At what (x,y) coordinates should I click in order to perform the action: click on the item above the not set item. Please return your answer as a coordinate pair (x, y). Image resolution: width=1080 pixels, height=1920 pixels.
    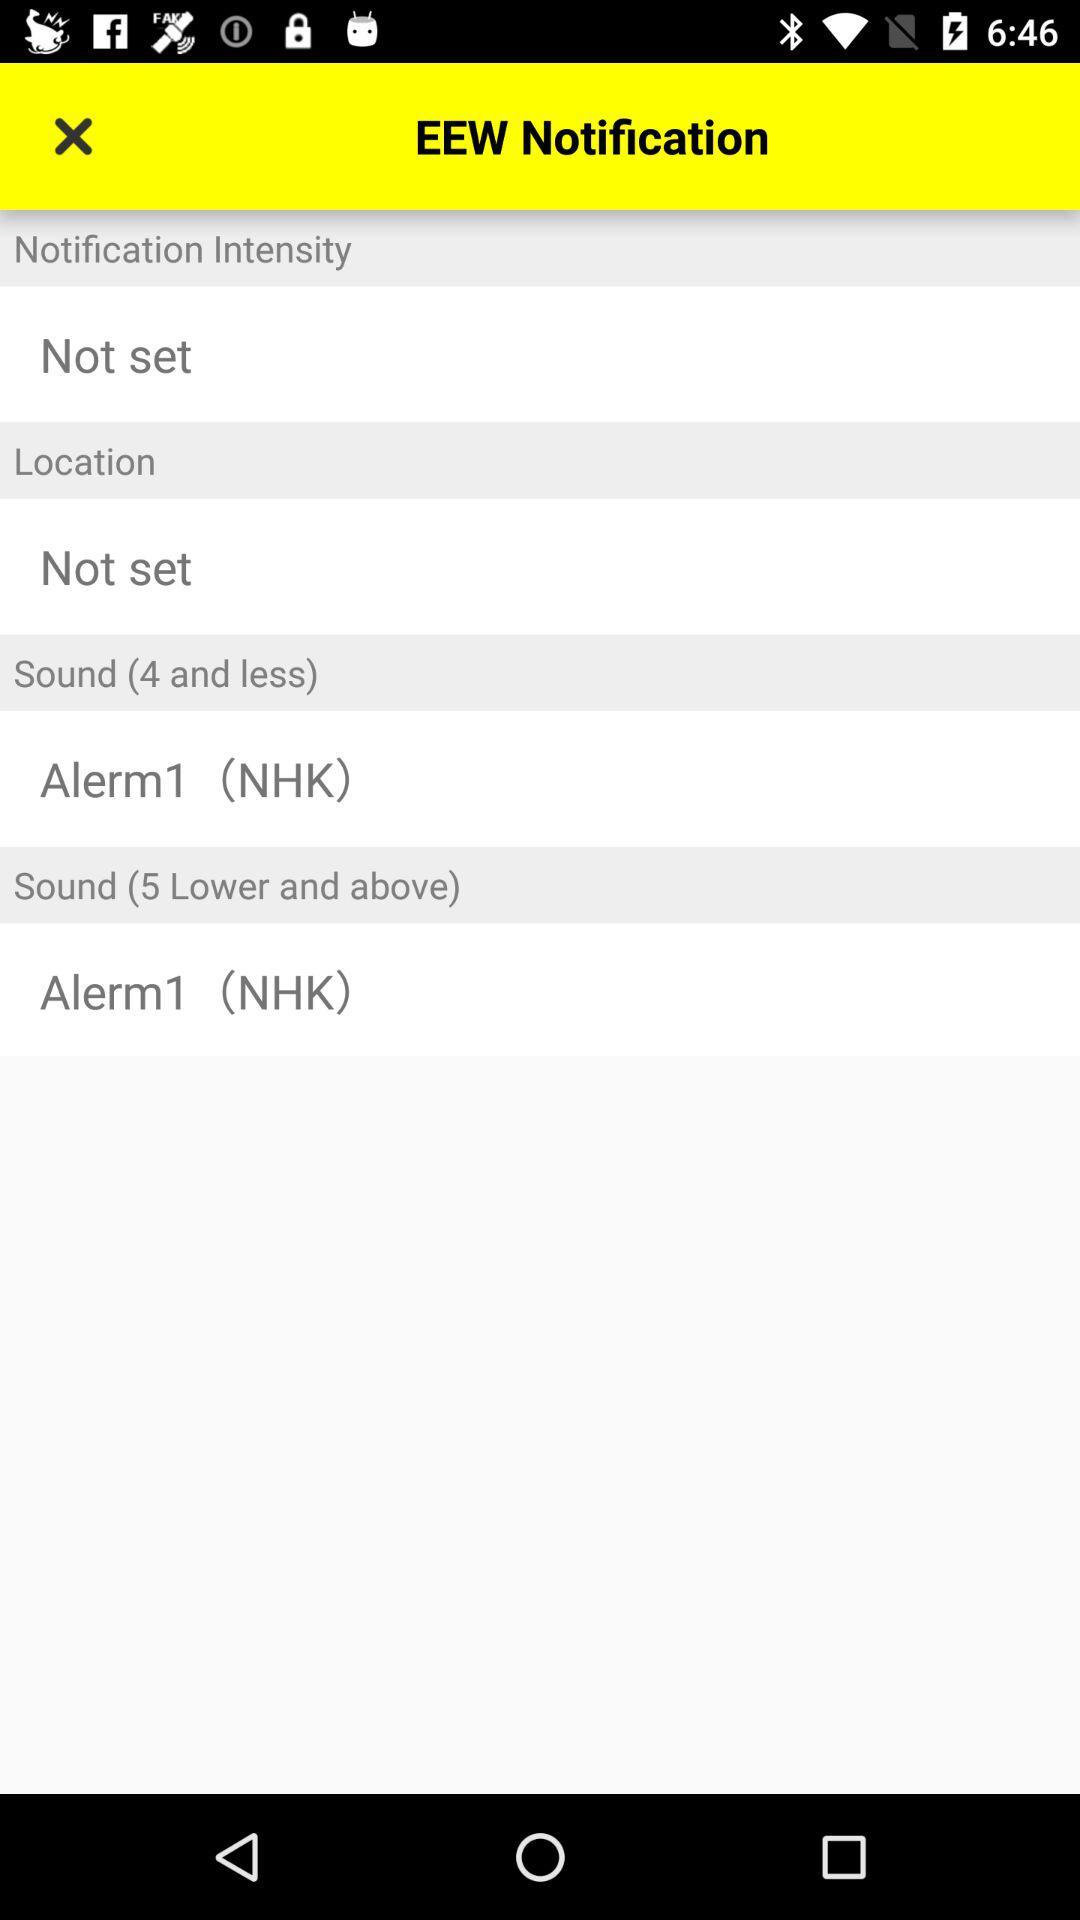
    Looking at the image, I should click on (540, 247).